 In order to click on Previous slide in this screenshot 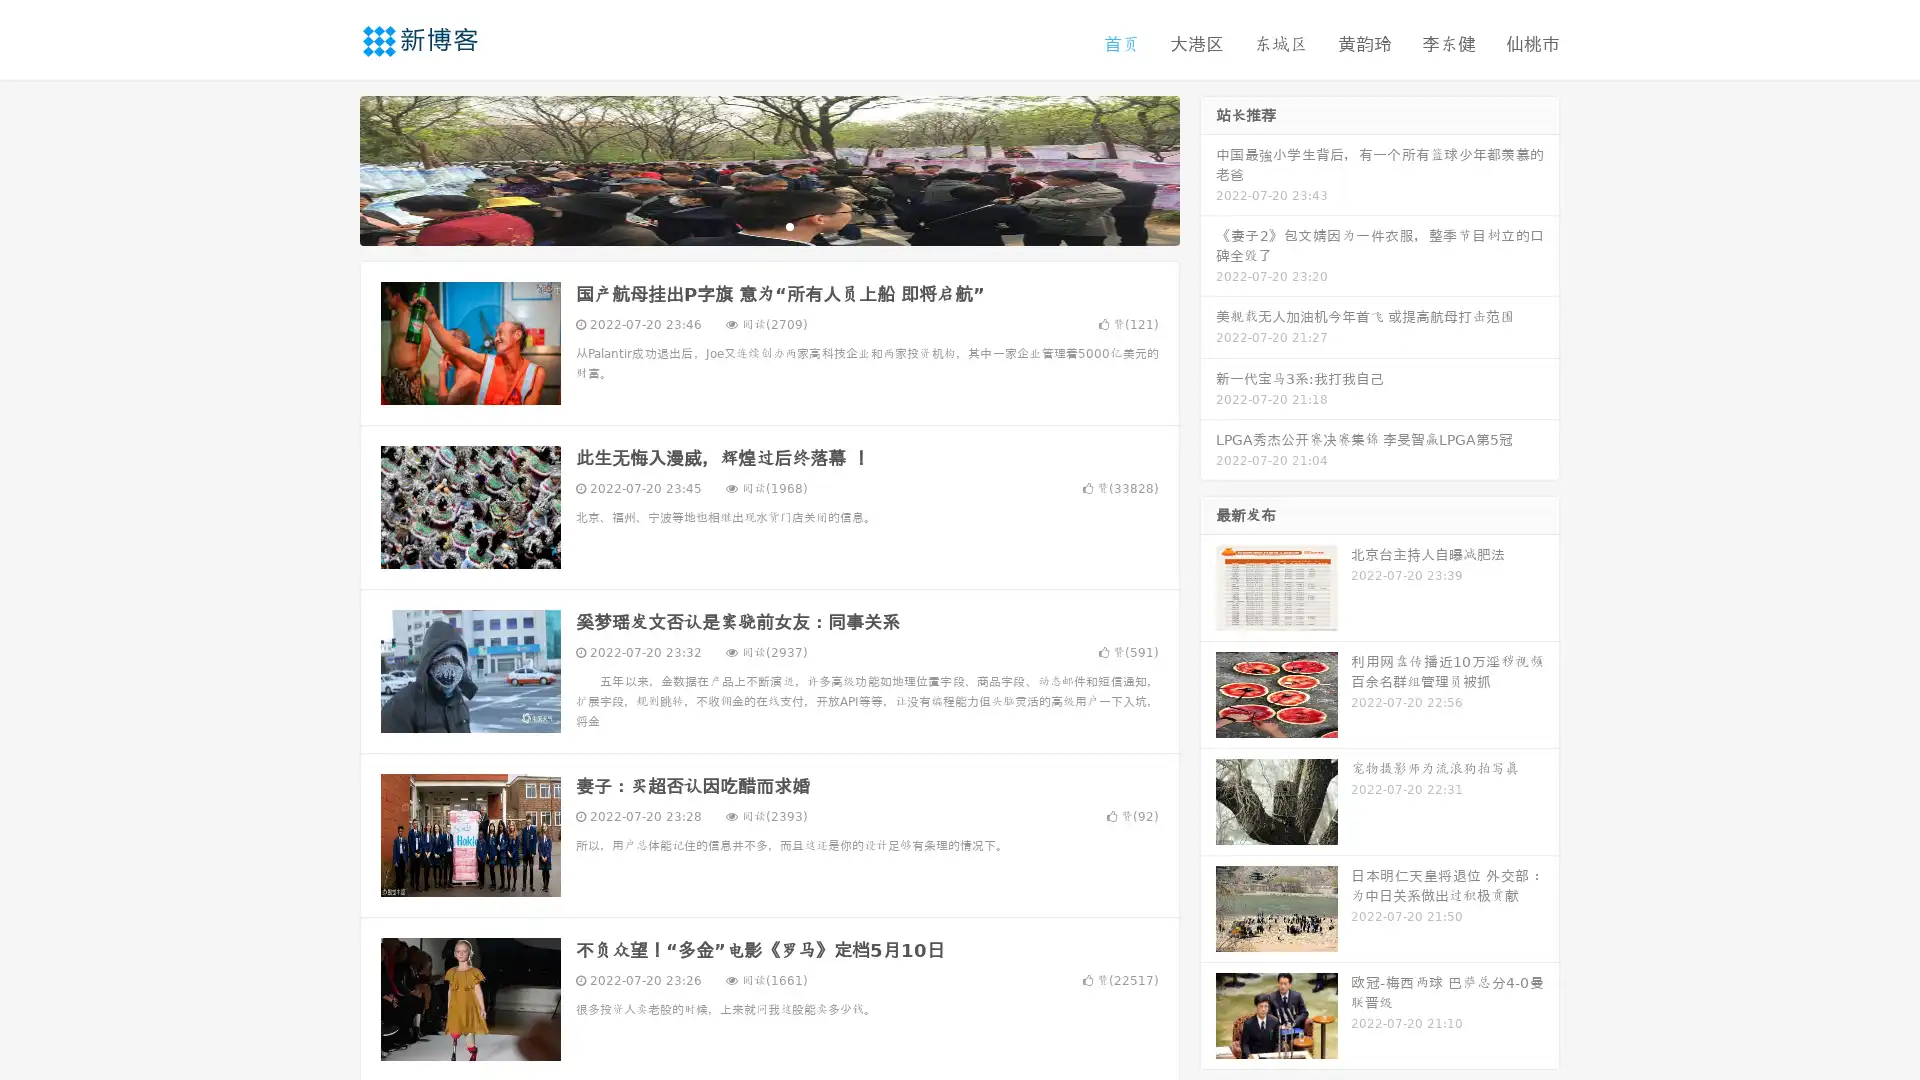, I will do `click(330, 168)`.